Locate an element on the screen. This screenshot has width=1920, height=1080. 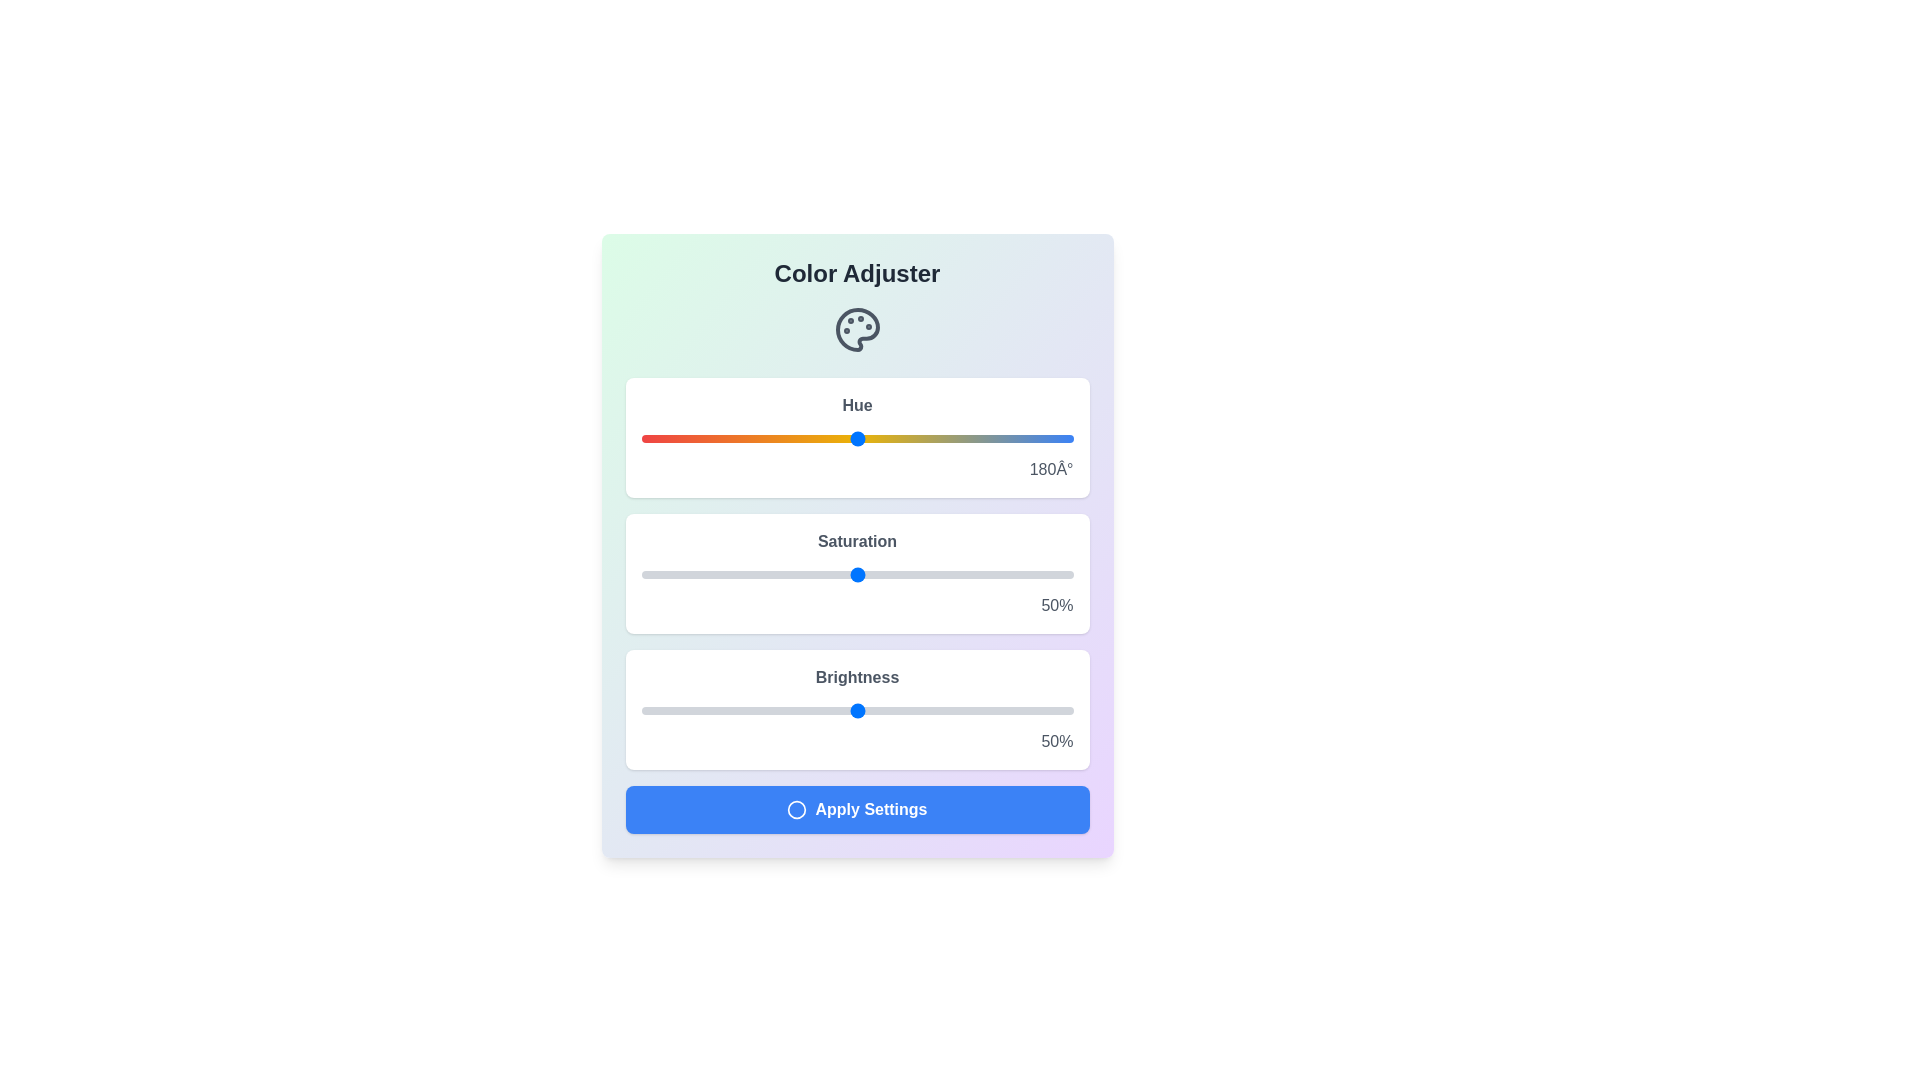
the 'Hue' slider to 86 degrees is located at coordinates (743, 438).